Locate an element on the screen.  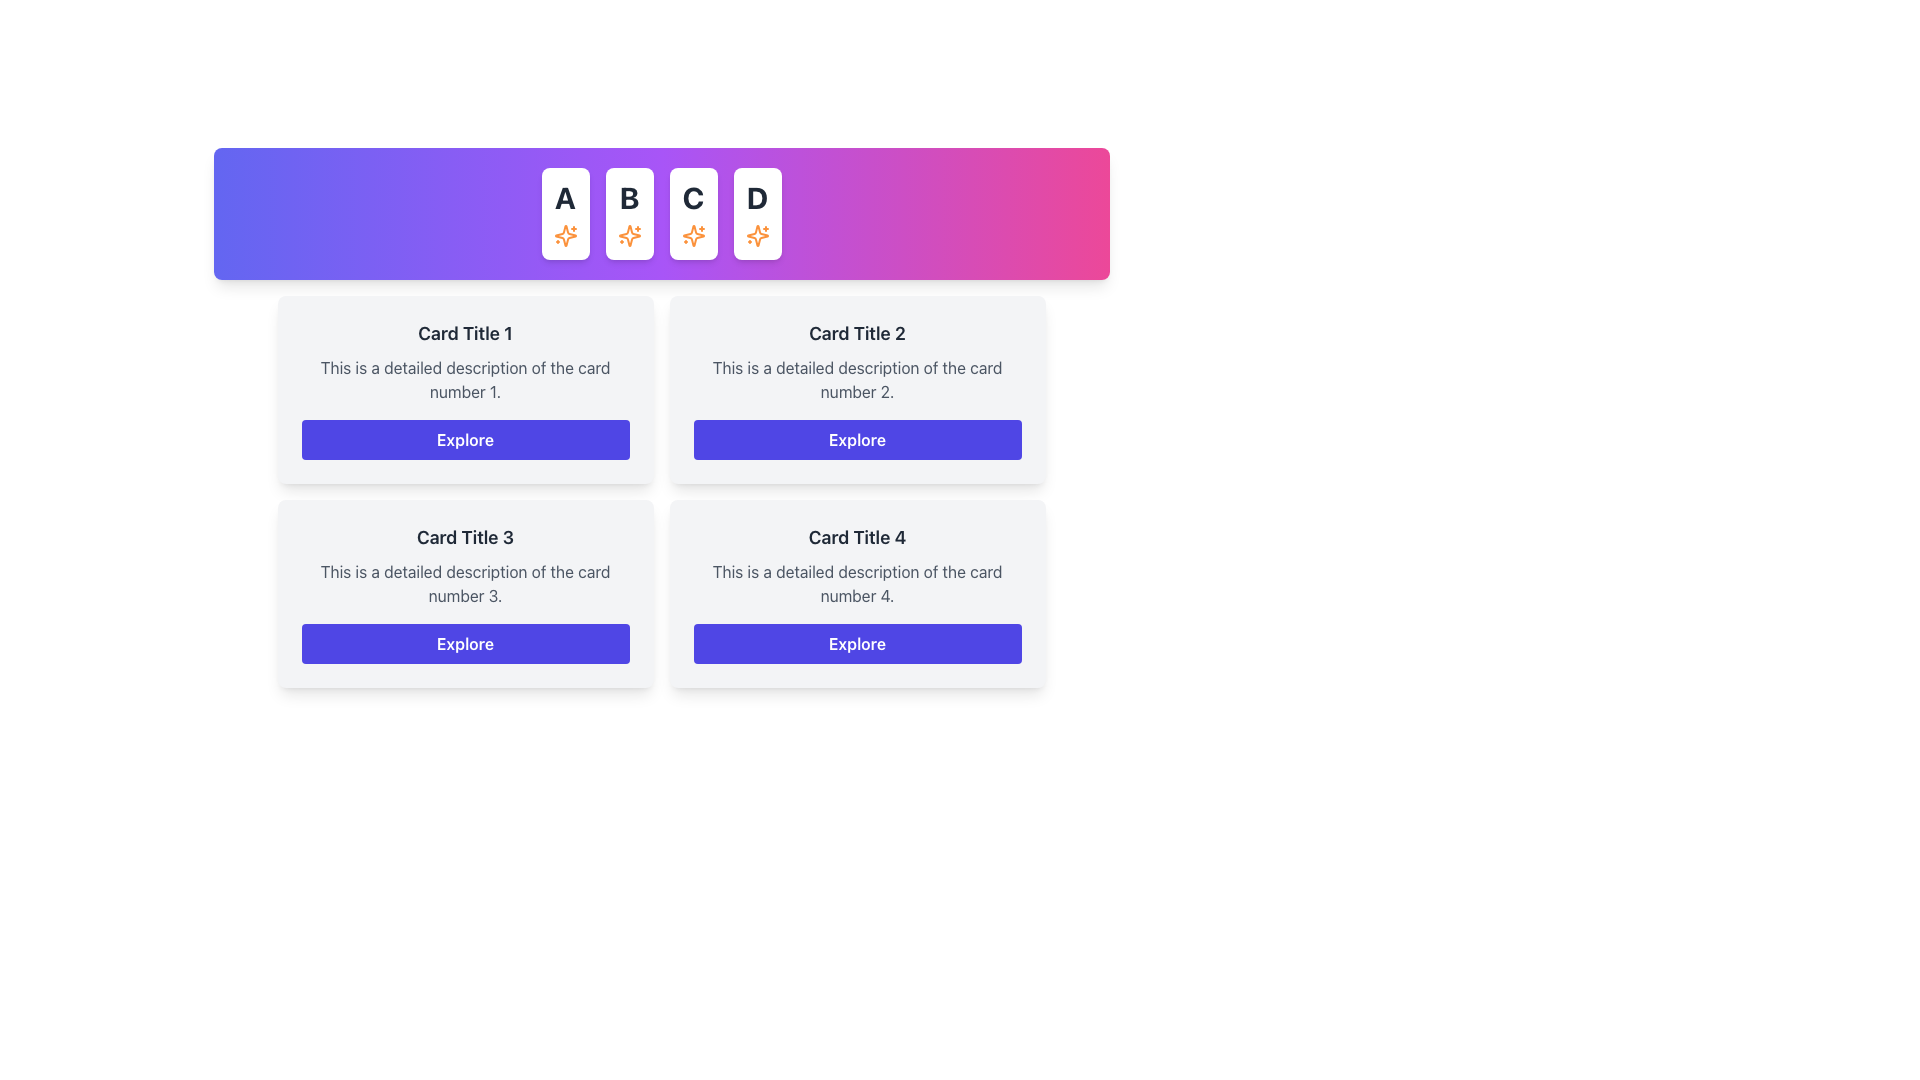
the text block stating 'This is a detailed description of the card number 2.' which is located in the card labeled 'Card Title 2' in the second column of the card grid is located at coordinates (857, 380).